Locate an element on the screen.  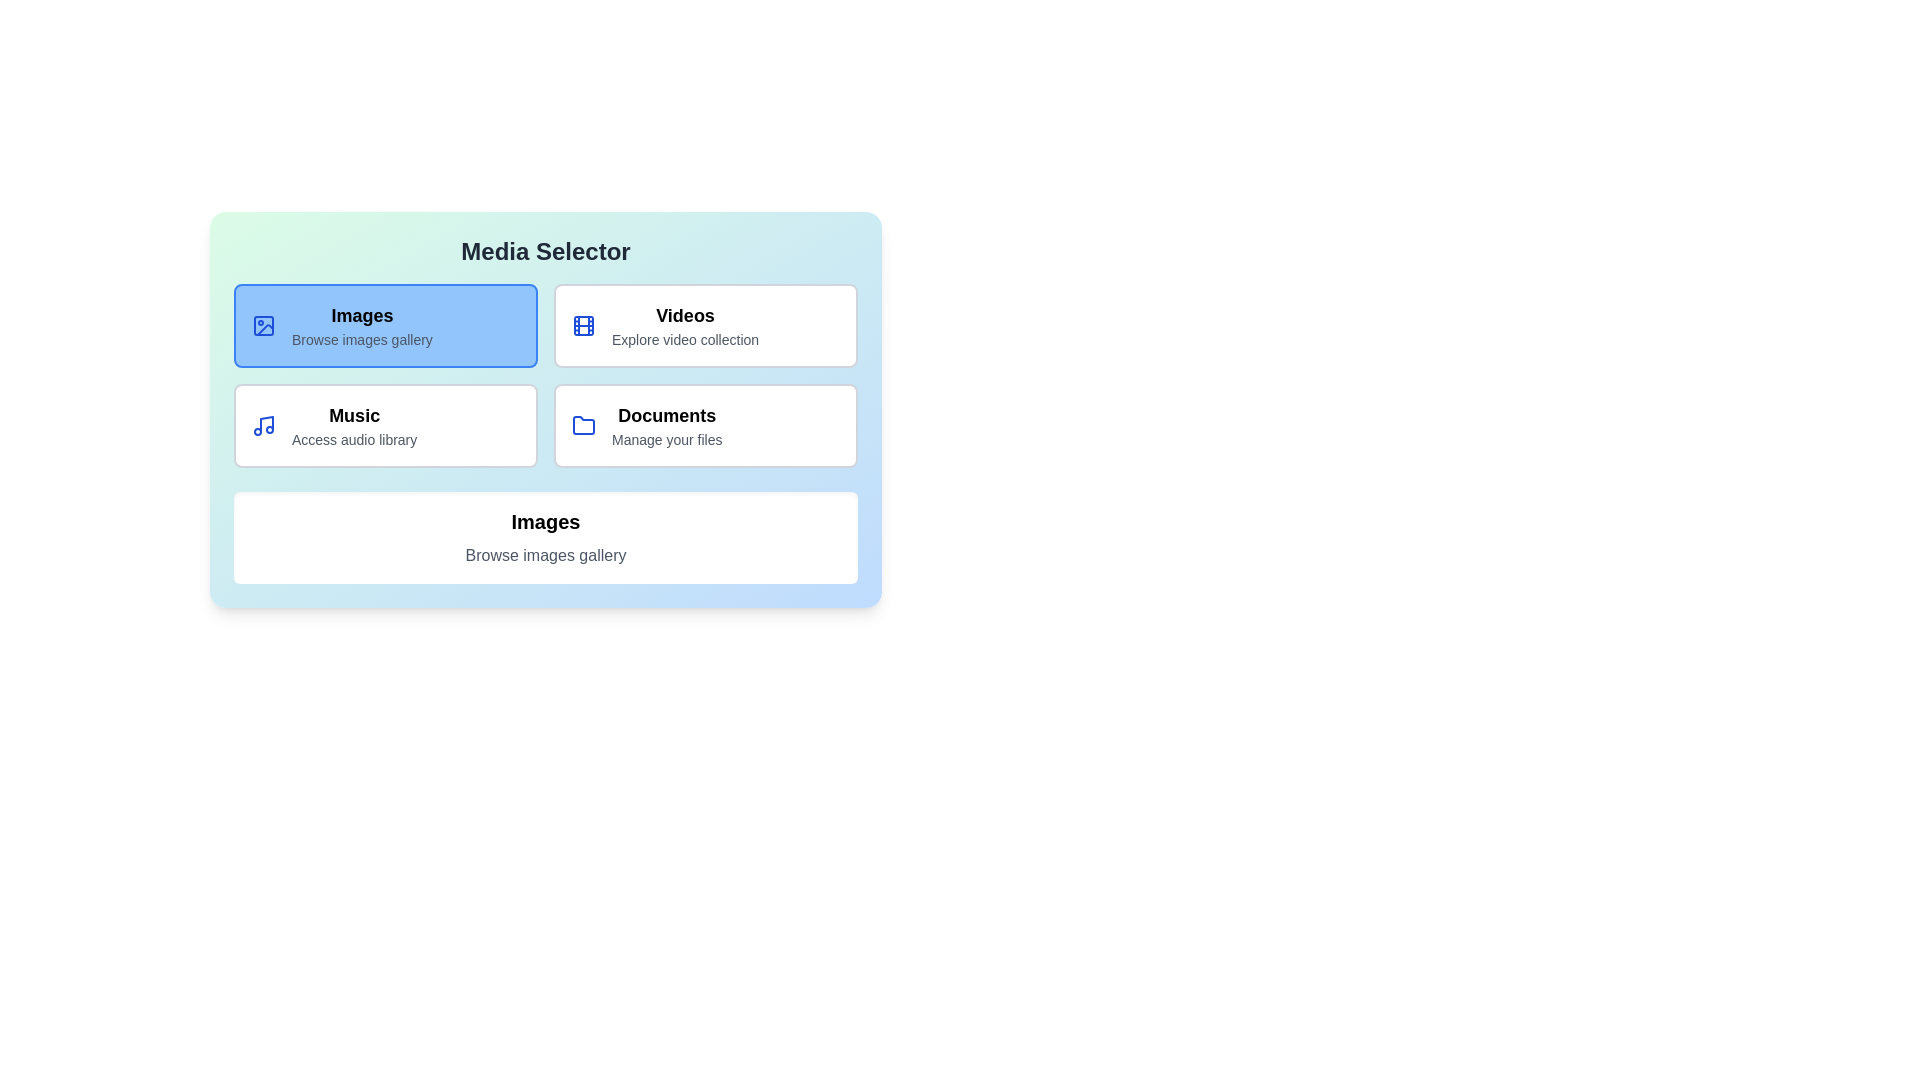
the media type Videos to view its description is located at coordinates (705, 325).